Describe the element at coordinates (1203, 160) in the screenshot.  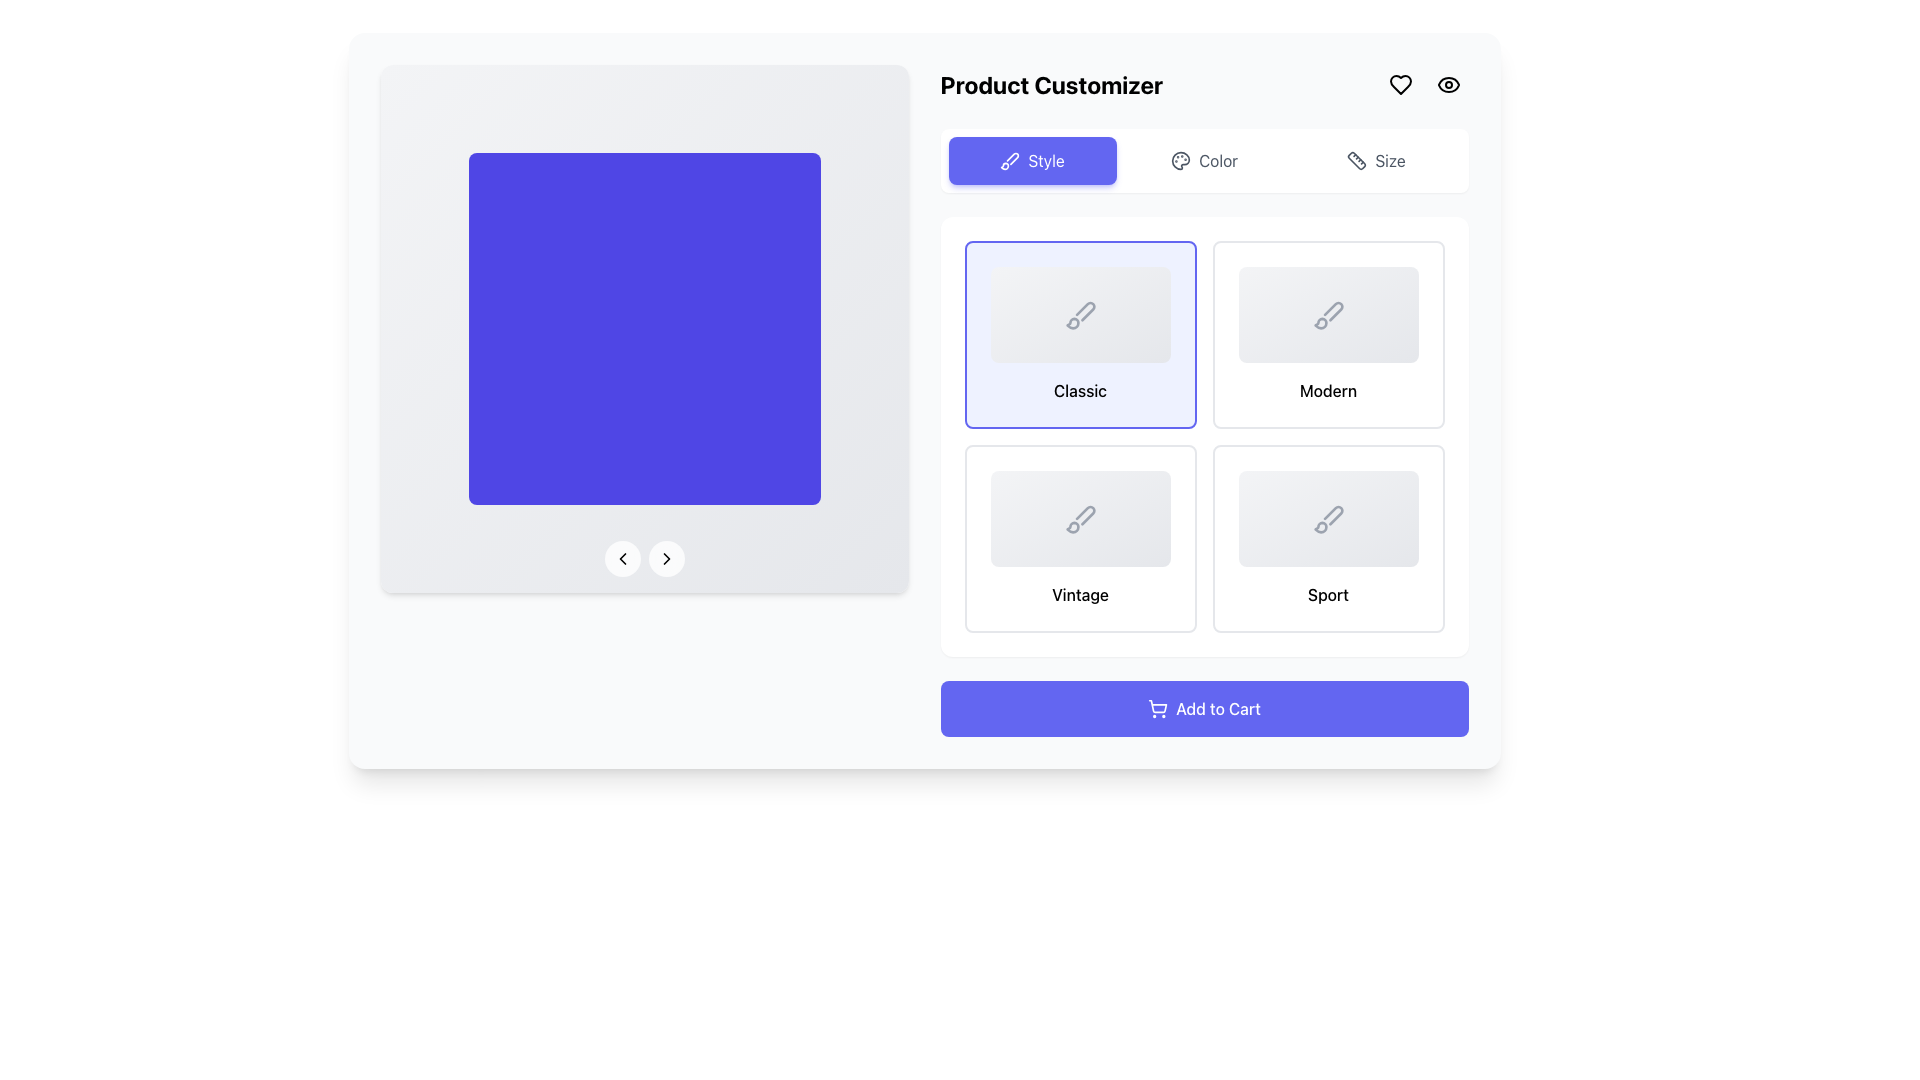
I see `the button that navigates to the color customization options for the product, located between the 'Style' and 'Size' buttons` at that location.